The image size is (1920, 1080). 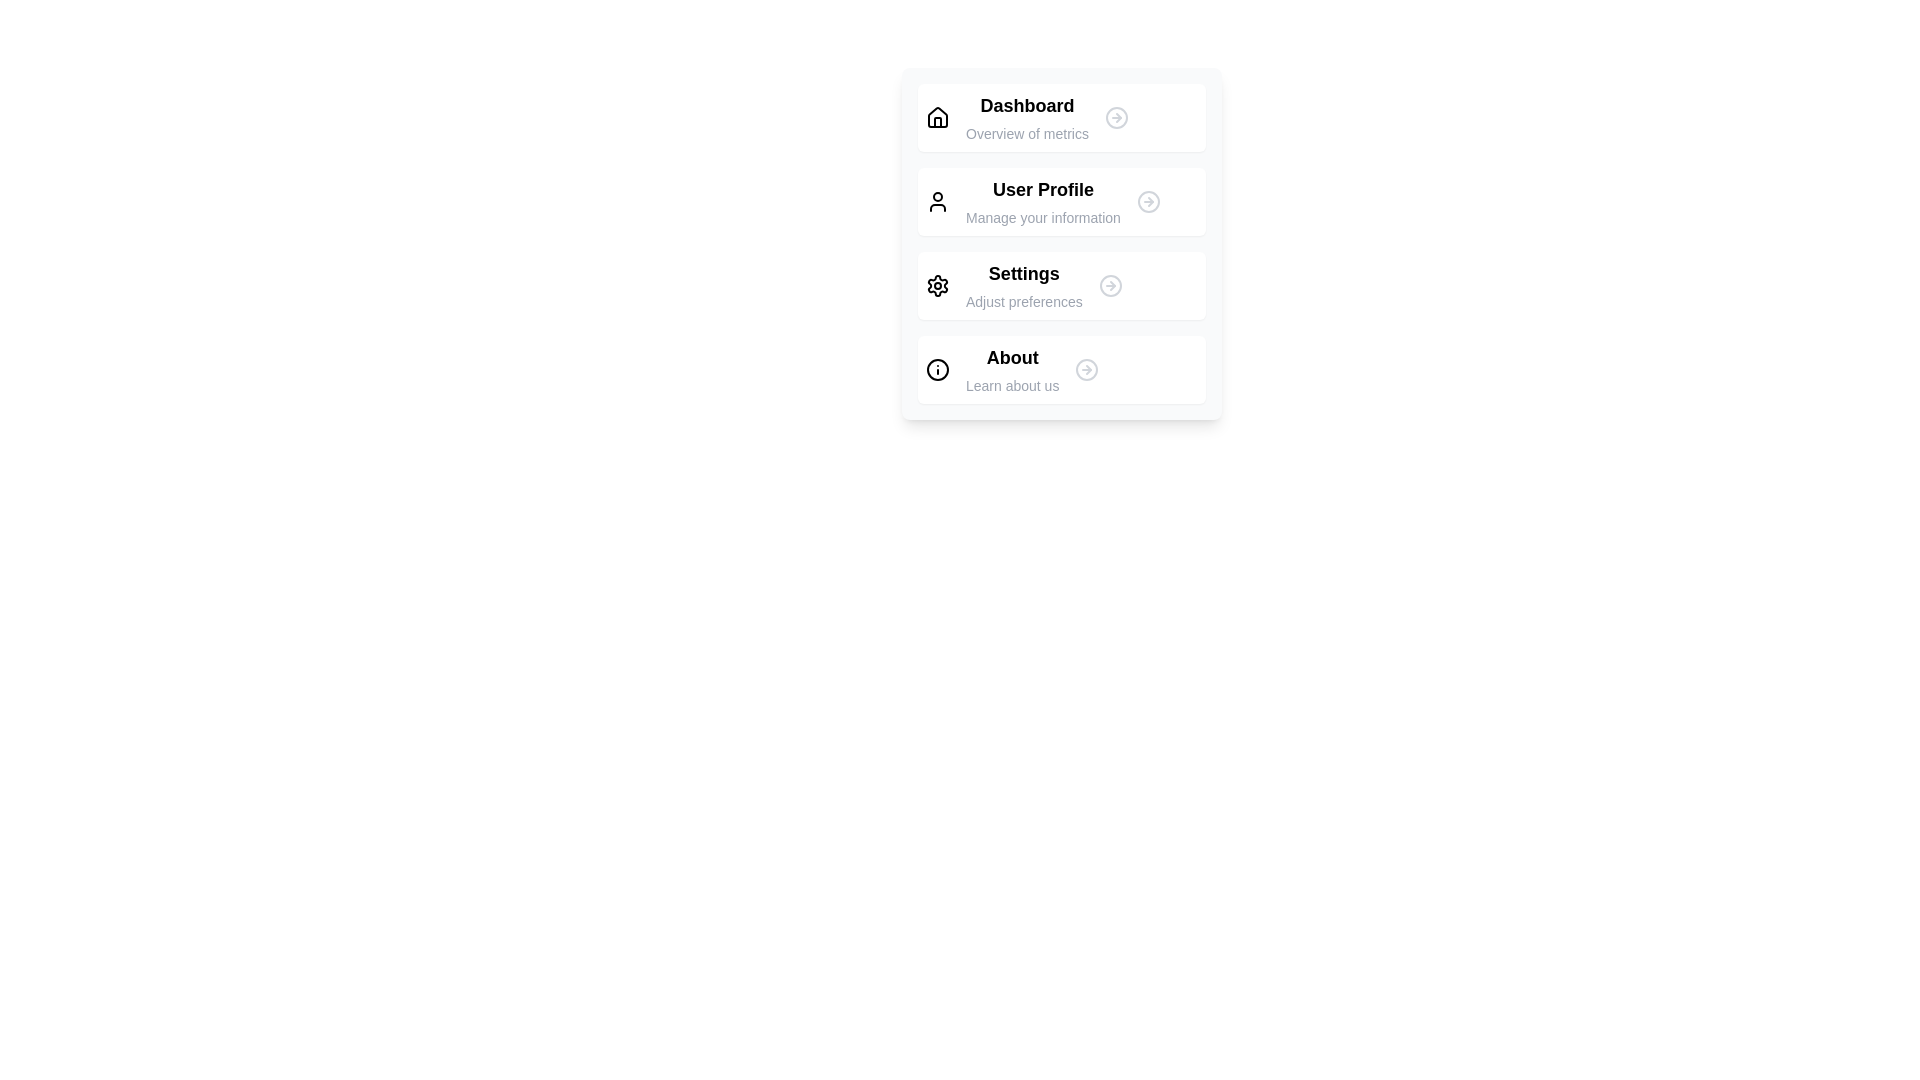 What do you see at coordinates (1042, 218) in the screenshot?
I see `the supplementary text located directly below the 'User Profile' section in the vertical menu layout` at bounding box center [1042, 218].